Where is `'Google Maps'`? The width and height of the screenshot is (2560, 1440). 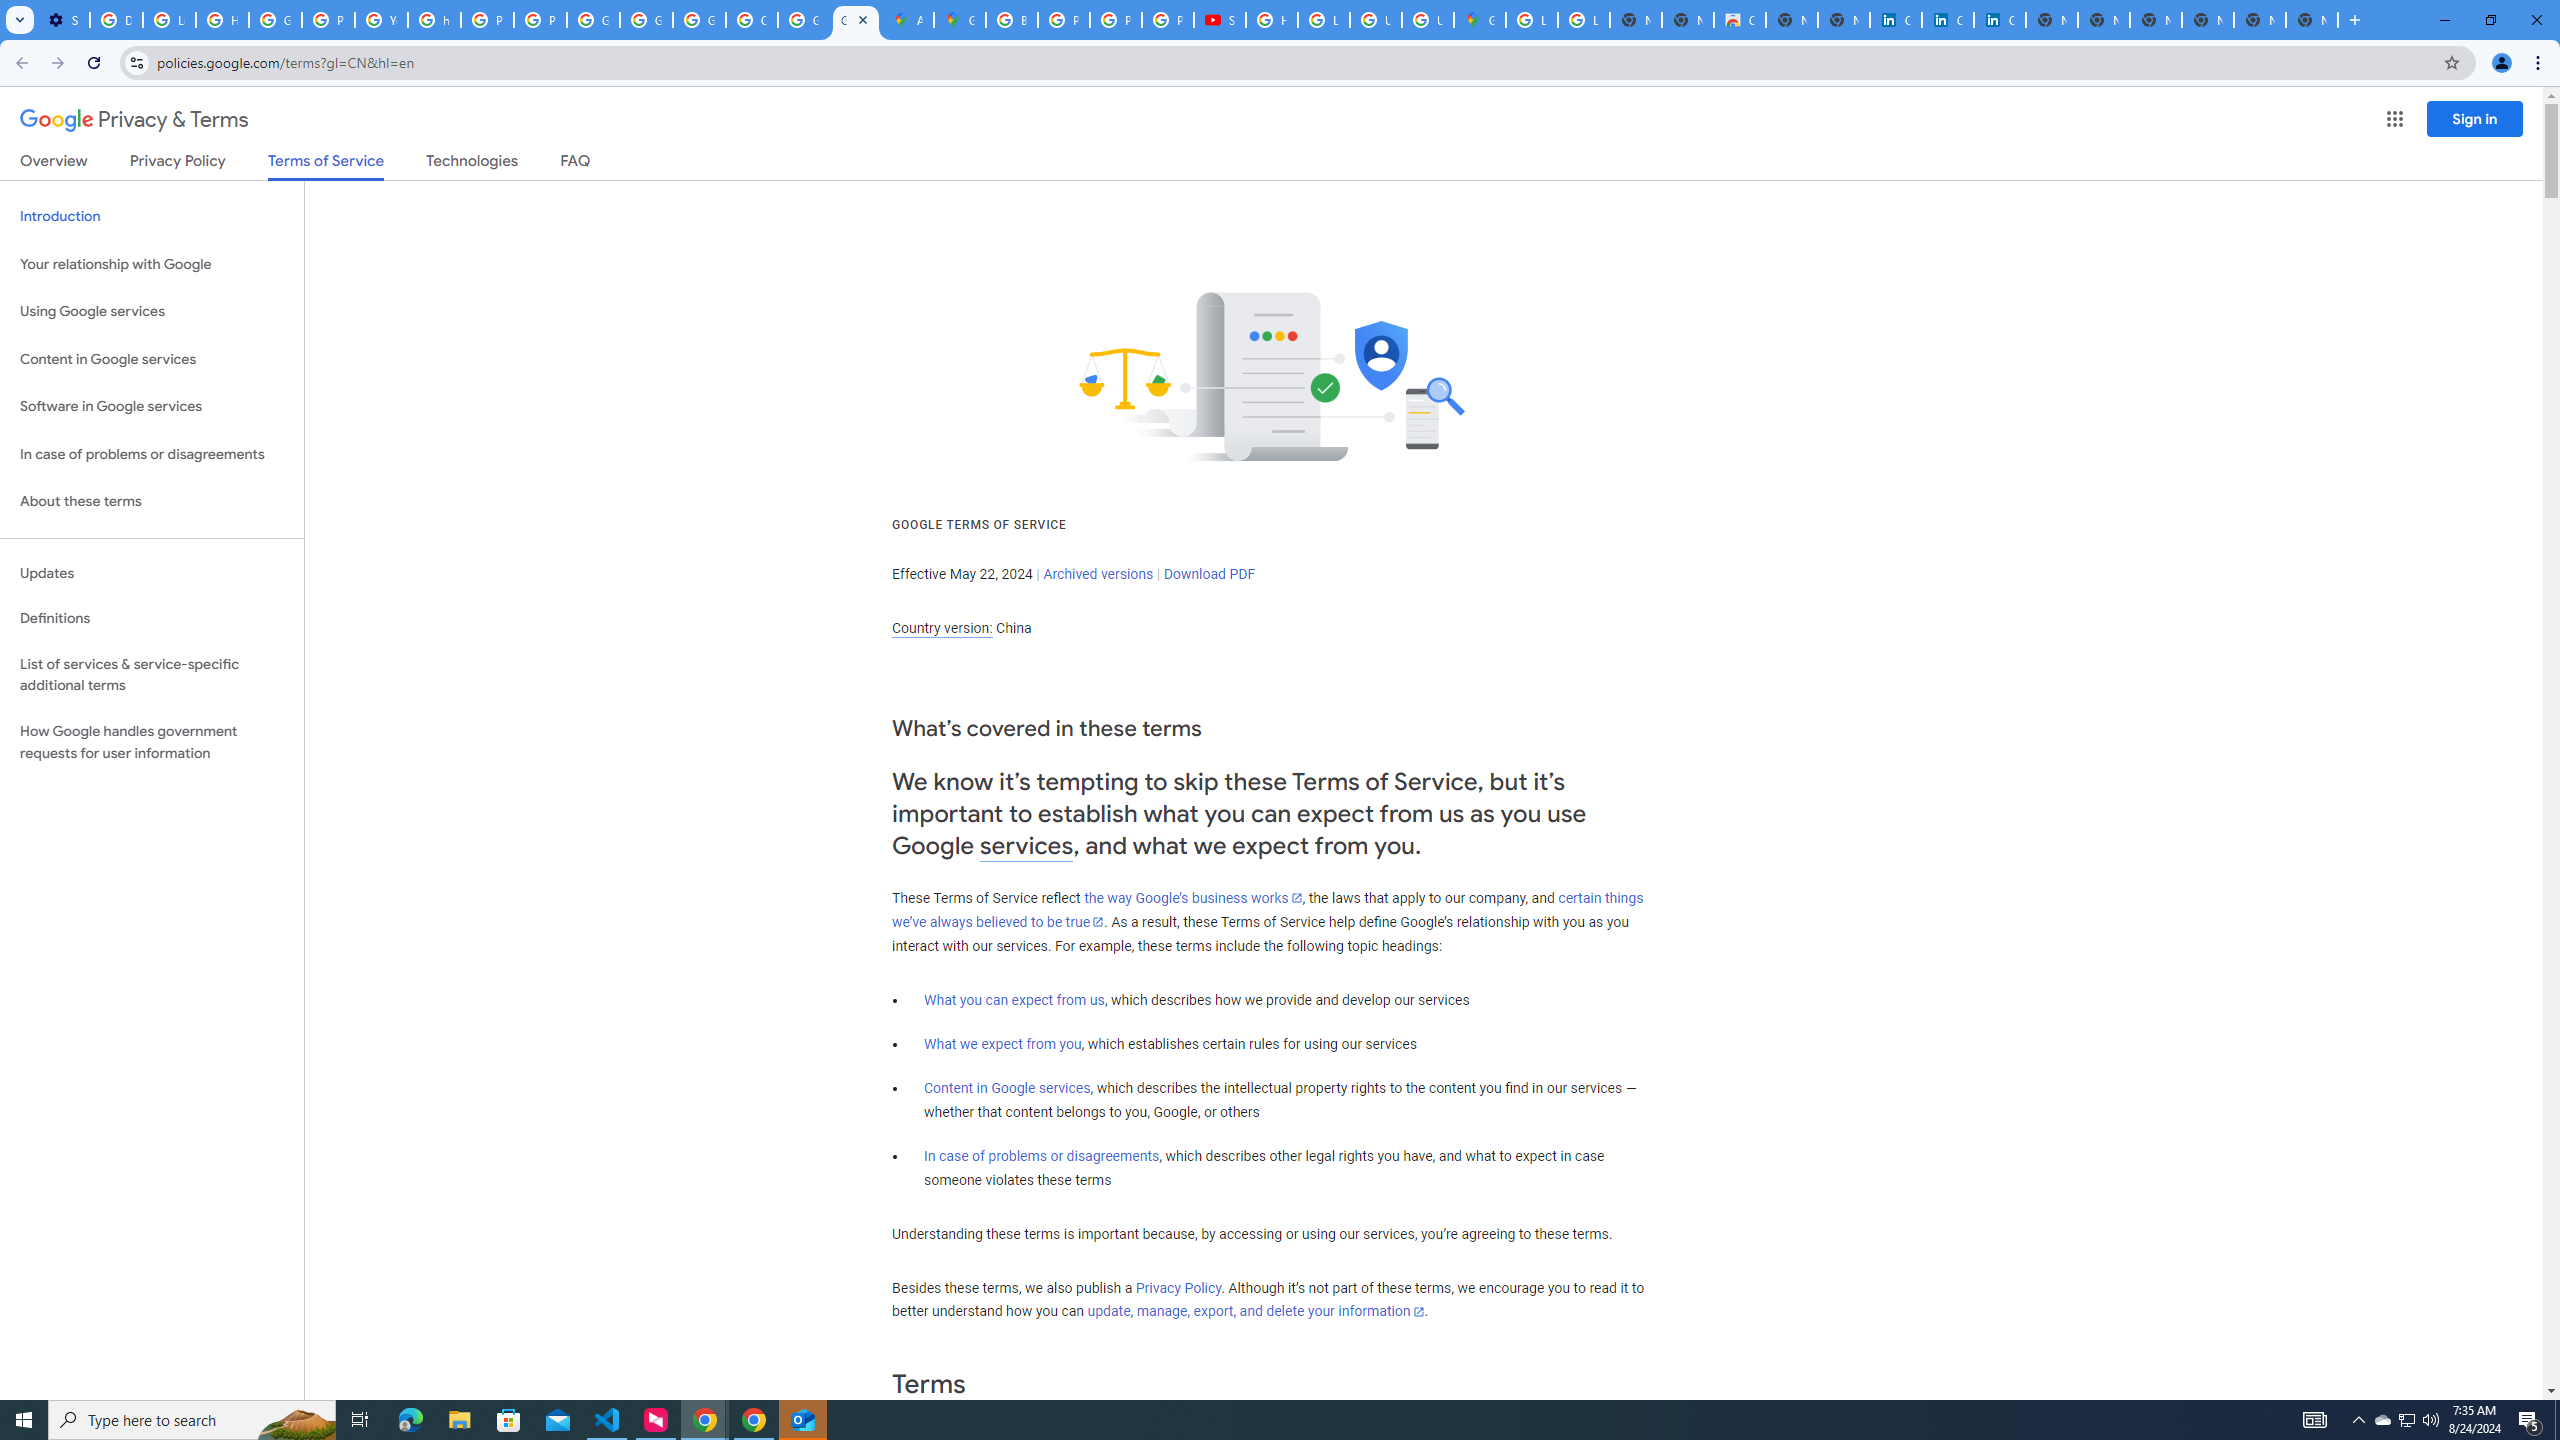
'Google Maps' is located at coordinates (959, 19).